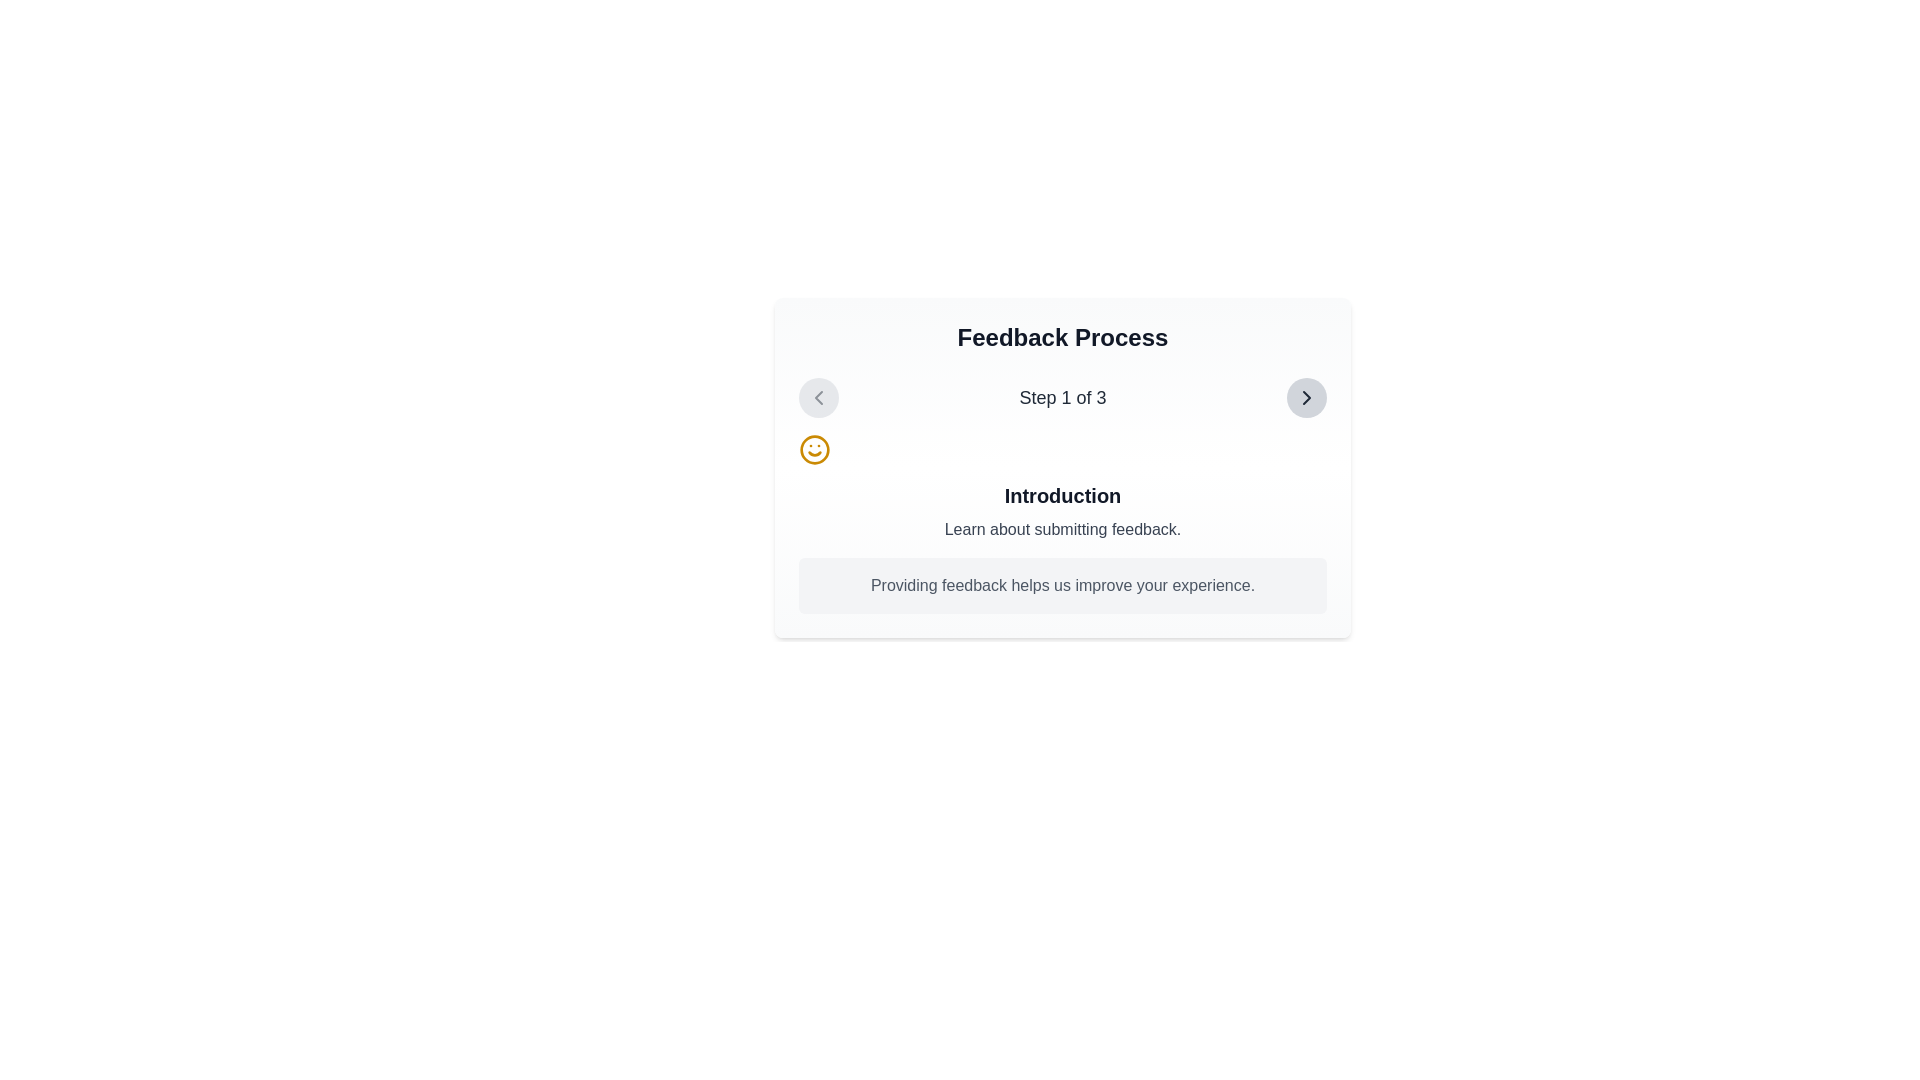 This screenshot has width=1920, height=1080. I want to click on the text label that indicates the current step in a multi-step process, which is centrally located between a left navigation arrow and a right navigation arrow, so click(1061, 397).